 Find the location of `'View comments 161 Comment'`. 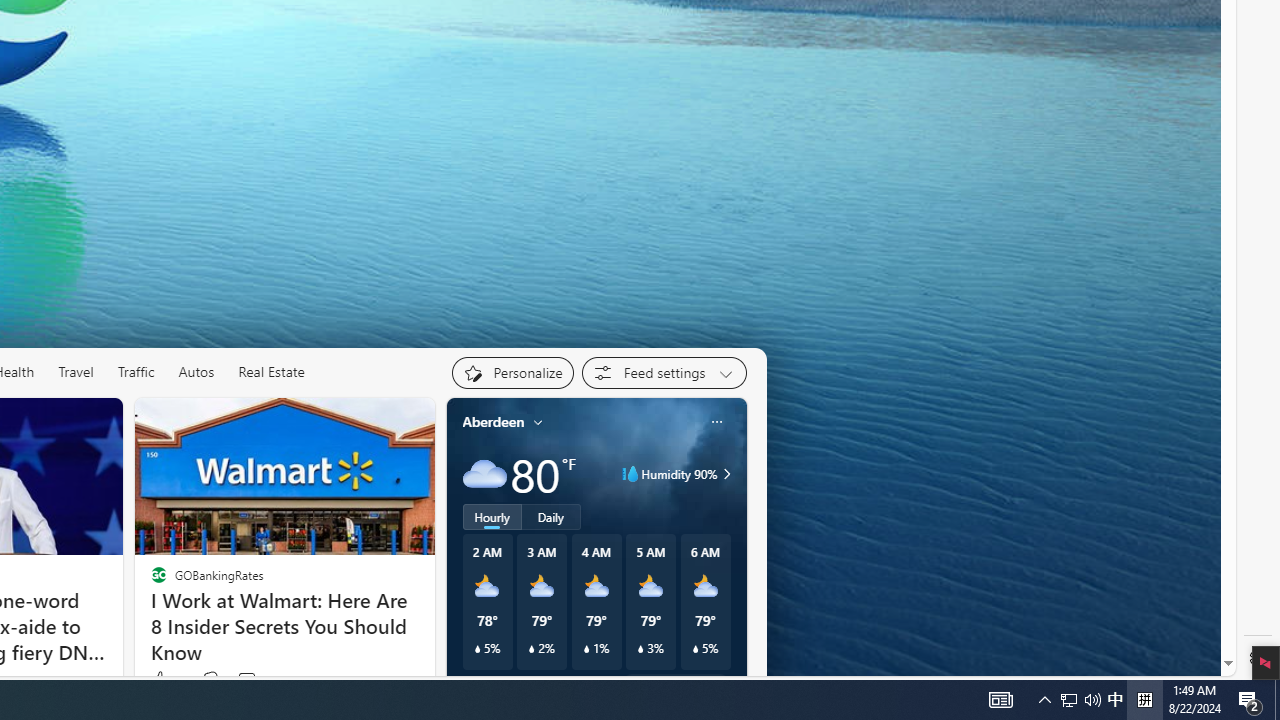

'View comments 161 Comment' is located at coordinates (245, 679).